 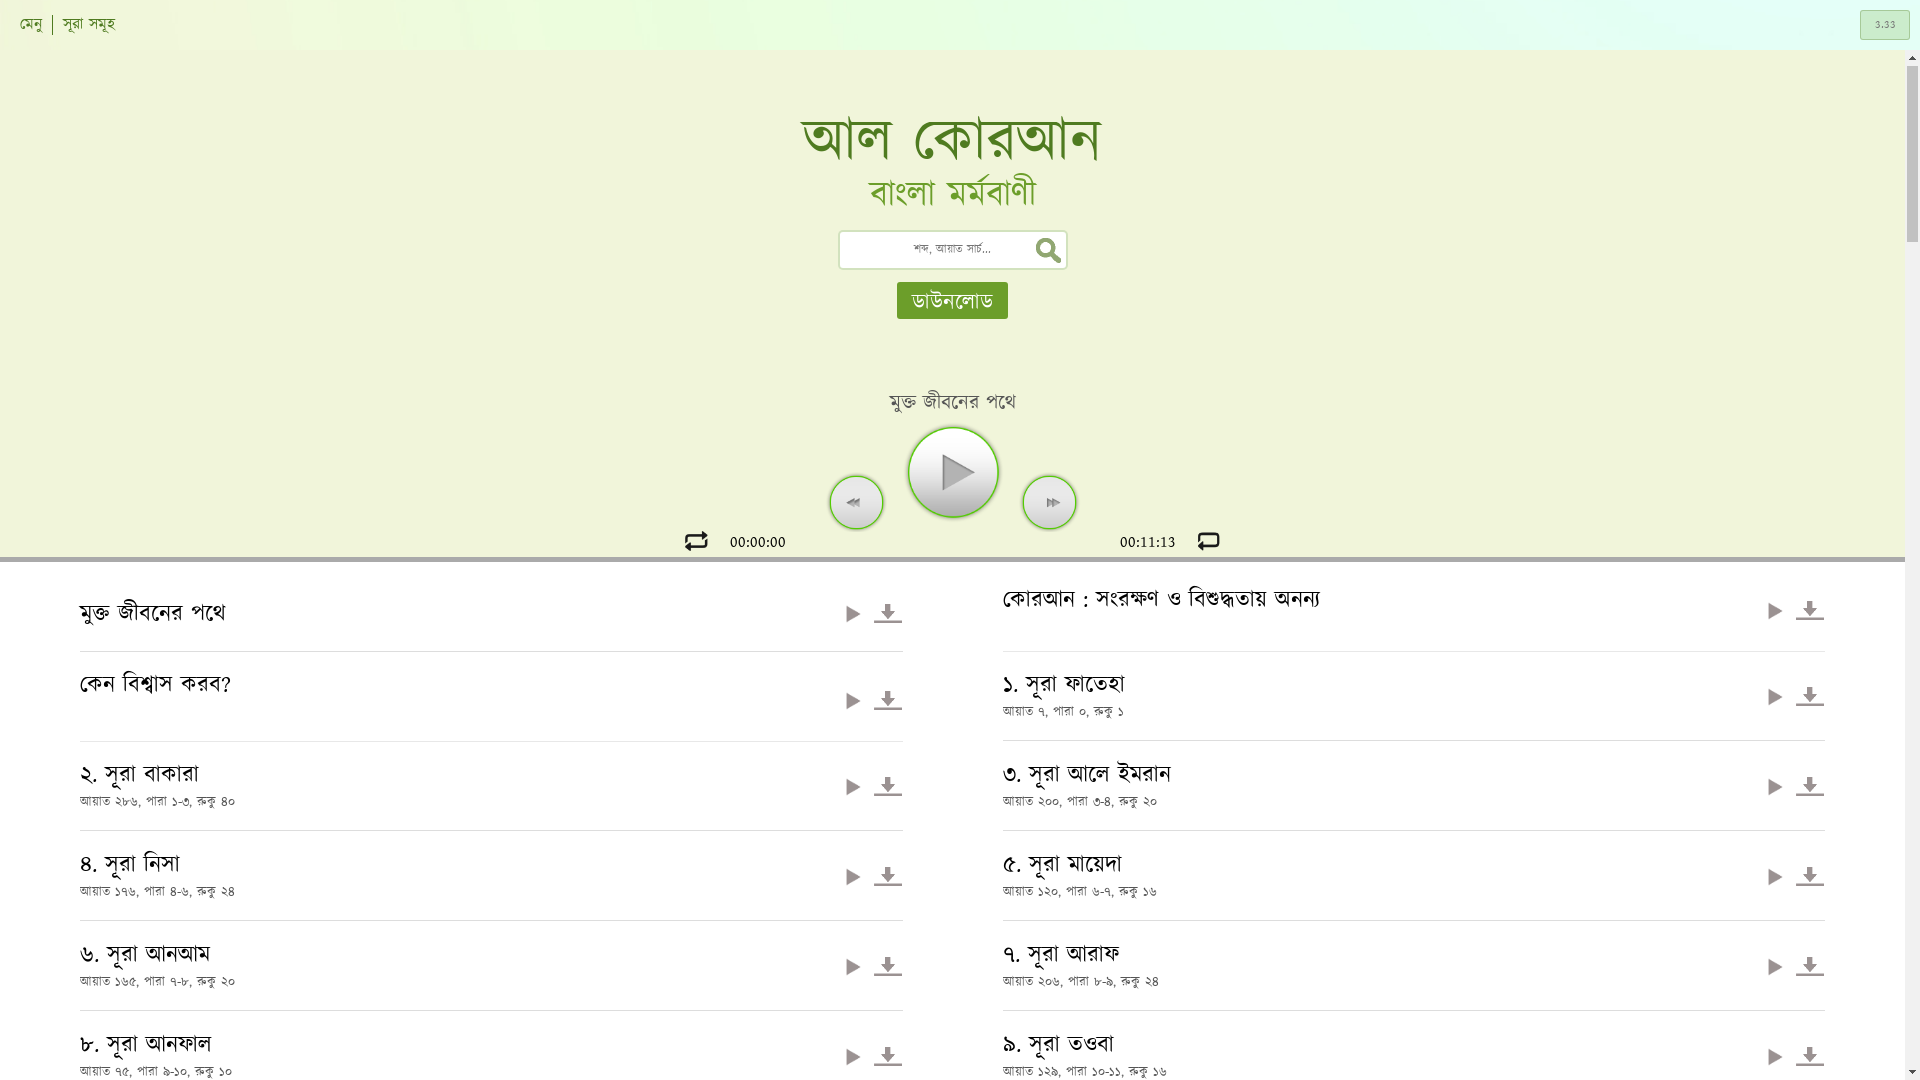 What do you see at coordinates (678, 540) in the screenshot?
I see `'repeat this surah'` at bounding box center [678, 540].